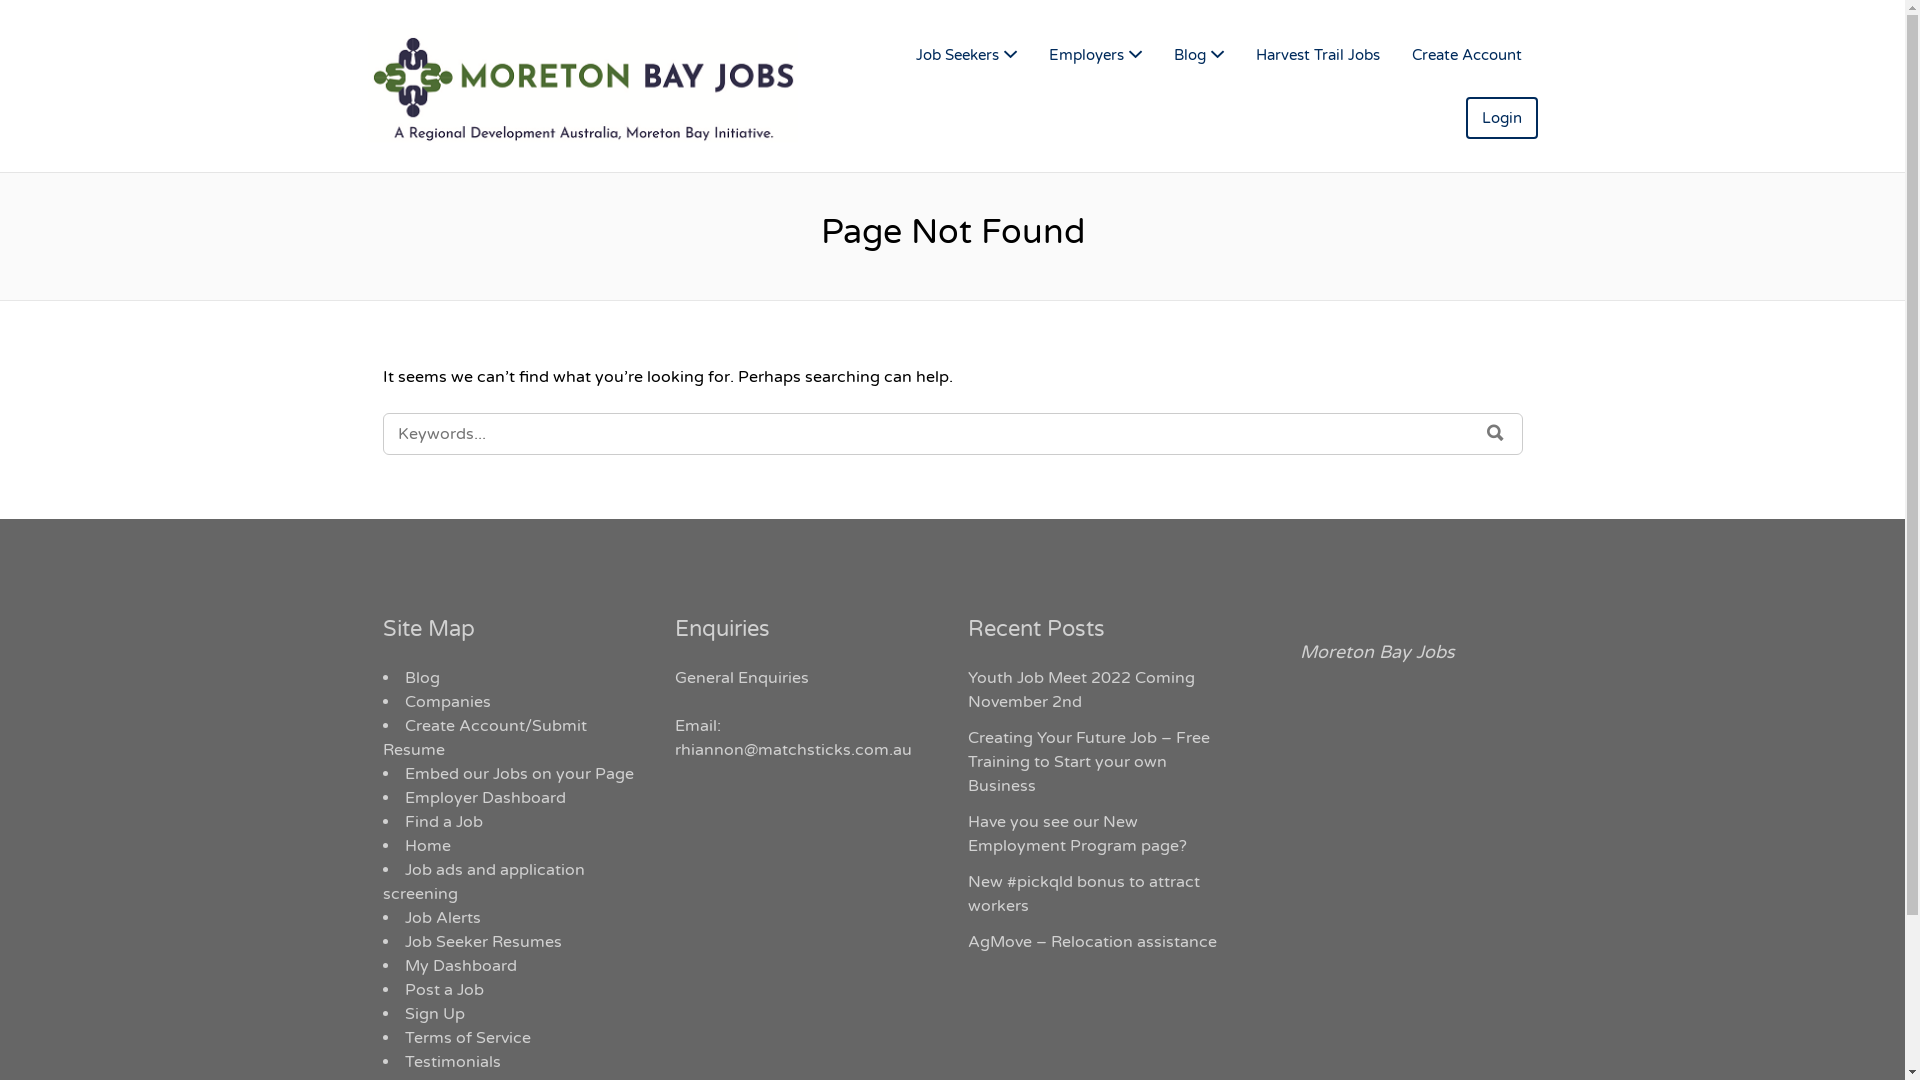 Image resolution: width=1920 pixels, height=1080 pixels. I want to click on 'My Dashboard', so click(459, 964).